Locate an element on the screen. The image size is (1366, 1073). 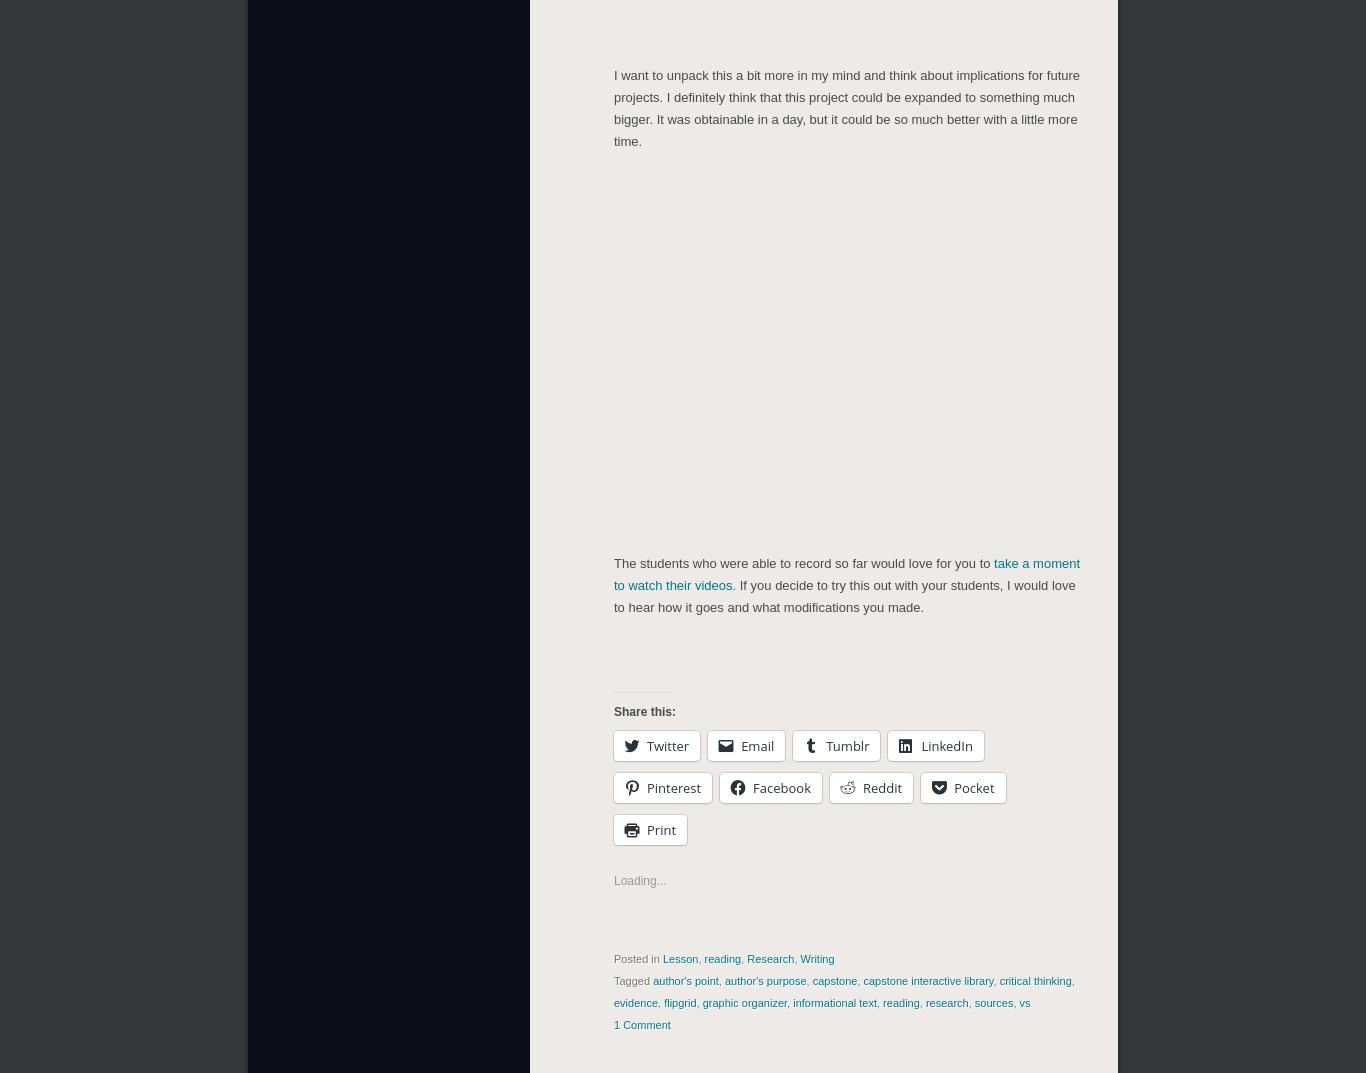
'capstone interactive library' is located at coordinates (928, 978).